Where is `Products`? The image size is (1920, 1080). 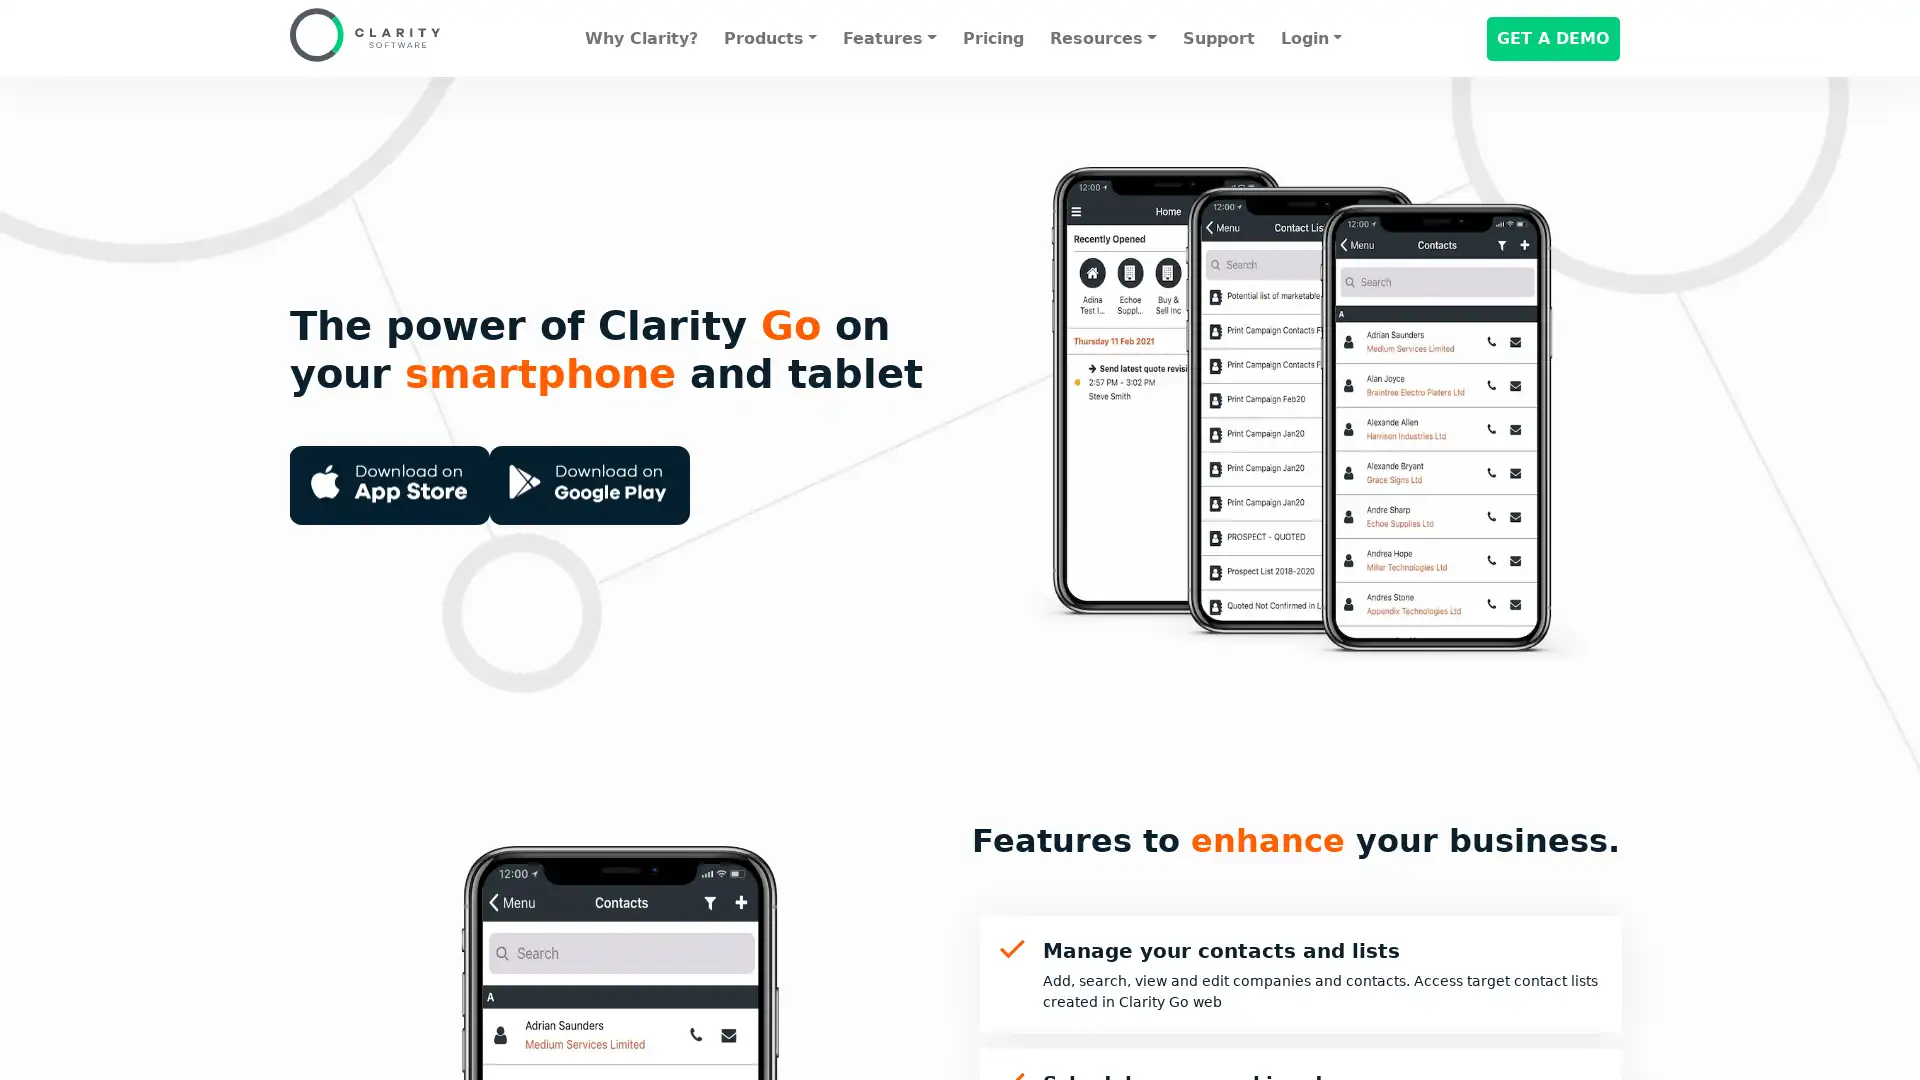
Products is located at coordinates (768, 38).